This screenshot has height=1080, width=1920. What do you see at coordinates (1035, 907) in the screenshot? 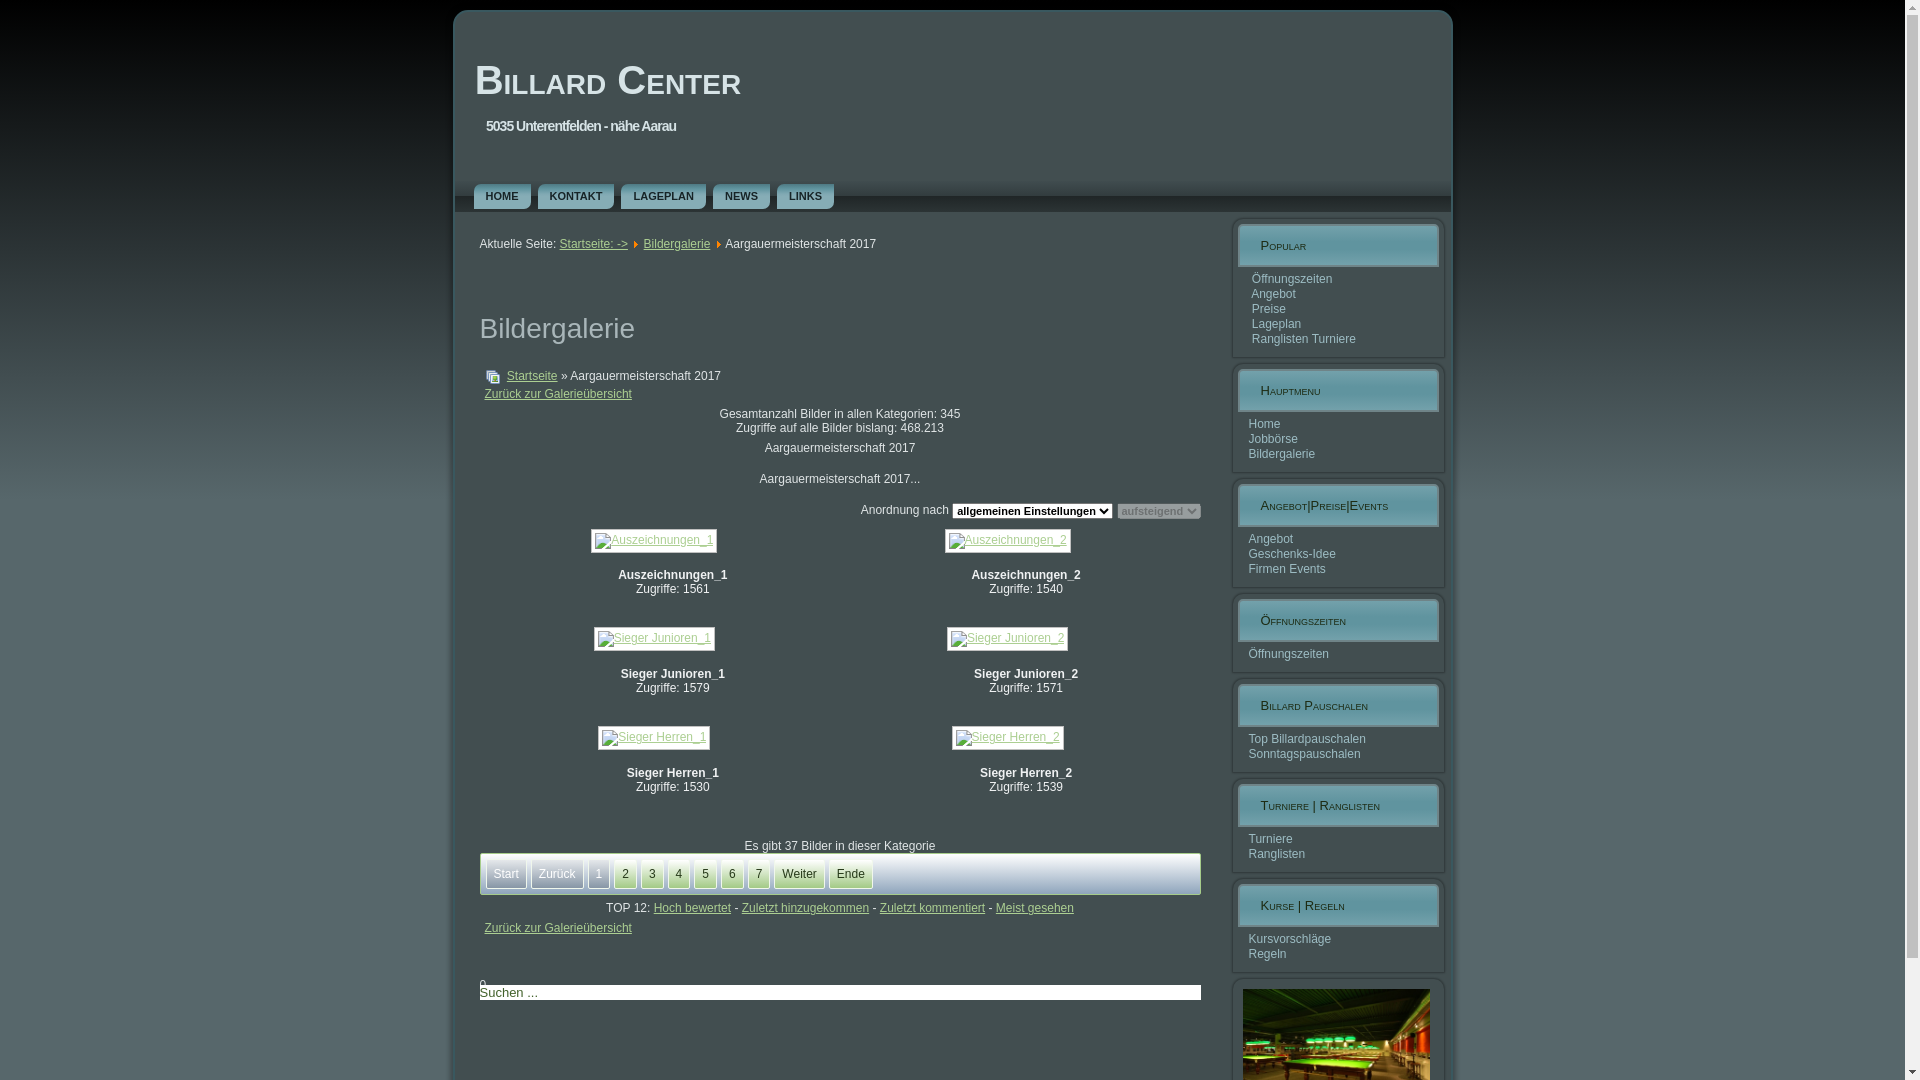
I see `'Meist gesehen'` at bounding box center [1035, 907].